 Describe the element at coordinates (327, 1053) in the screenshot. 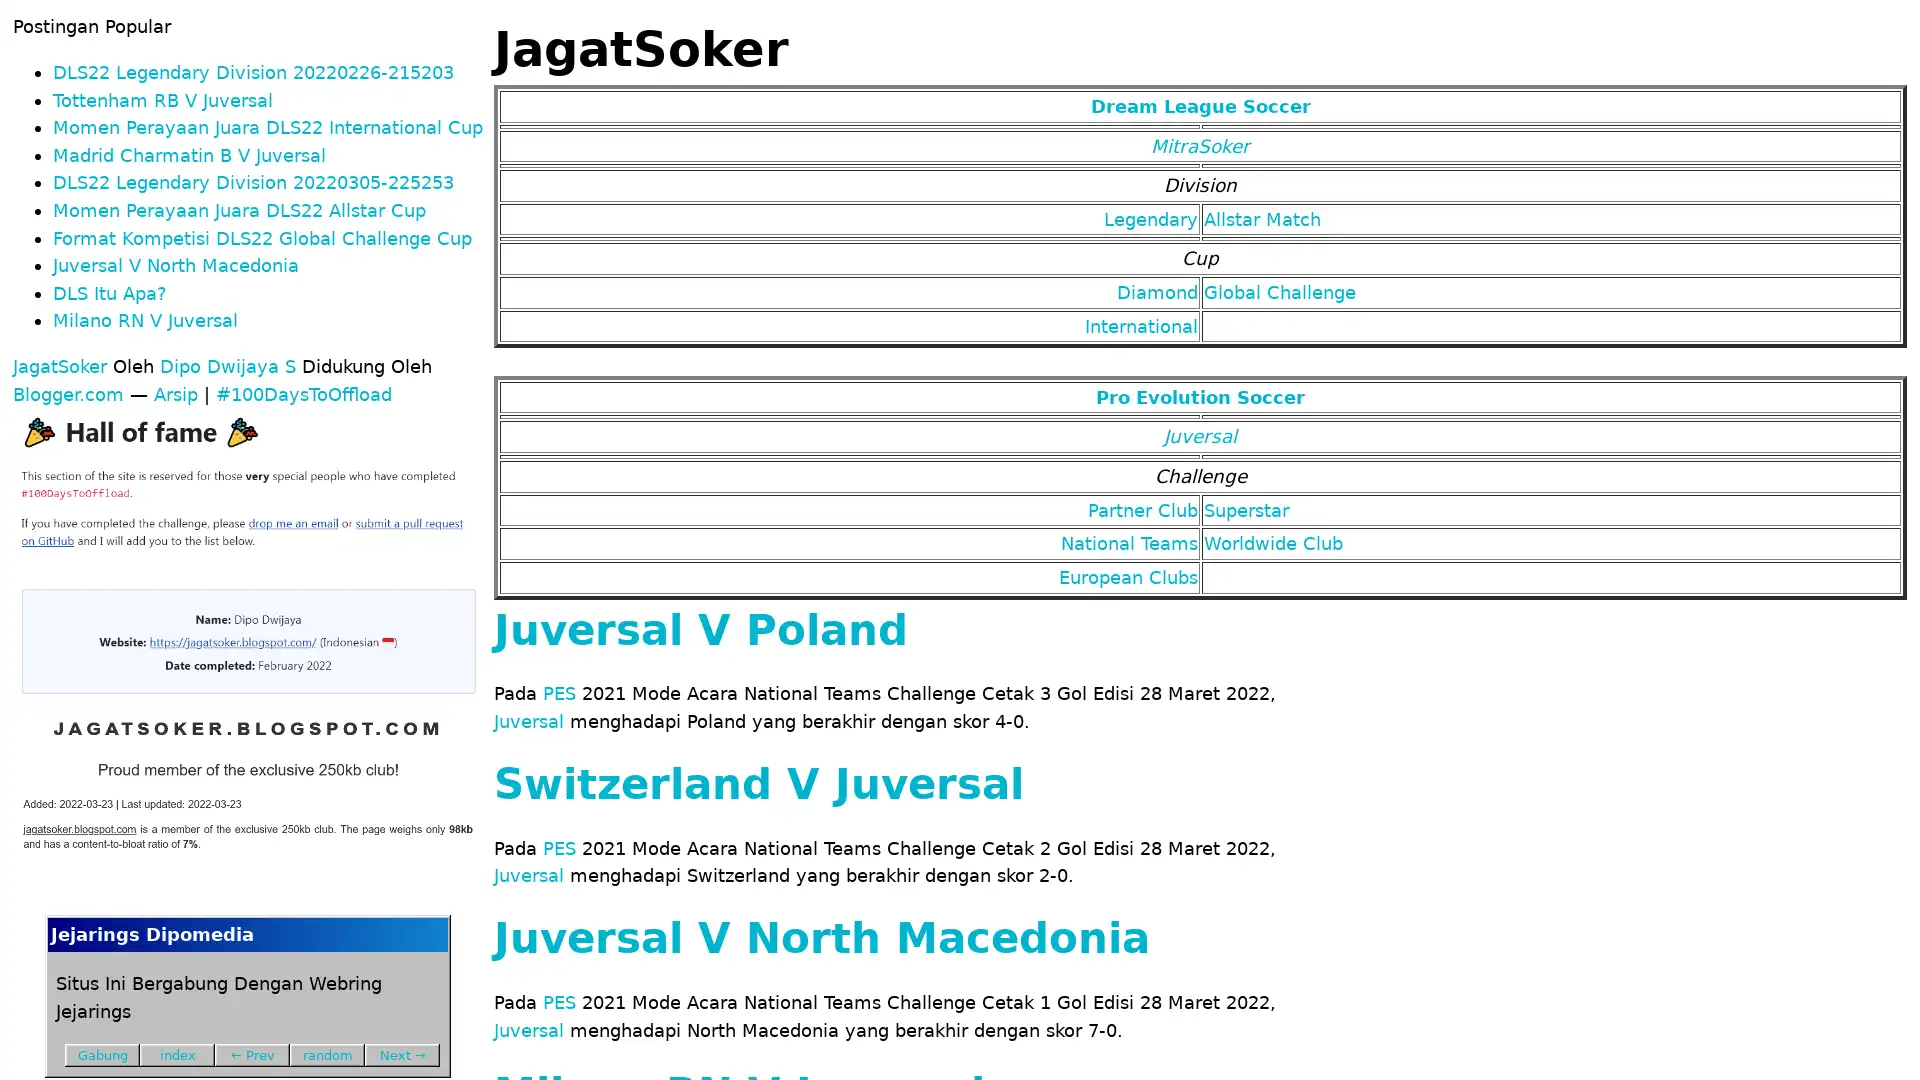

I see `random` at that location.